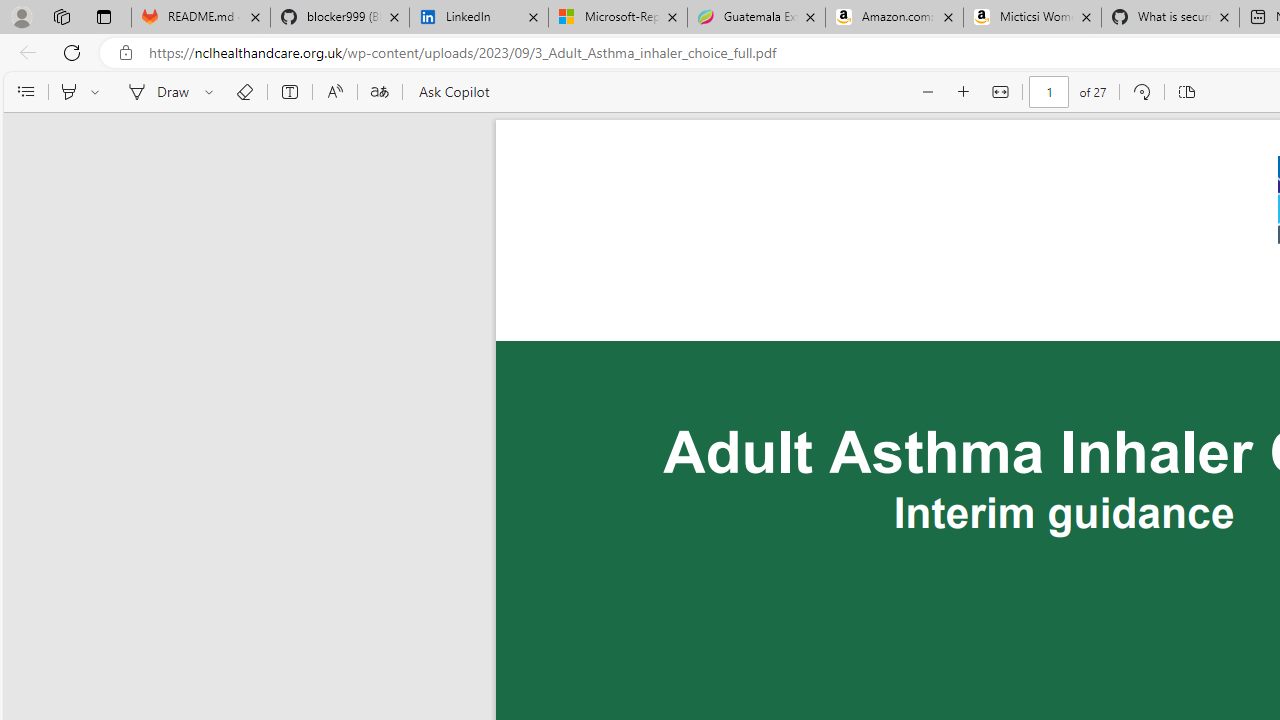 Image resolution: width=1280 pixels, height=720 pixels. What do you see at coordinates (379, 92) in the screenshot?
I see `'Translate'` at bounding box center [379, 92].